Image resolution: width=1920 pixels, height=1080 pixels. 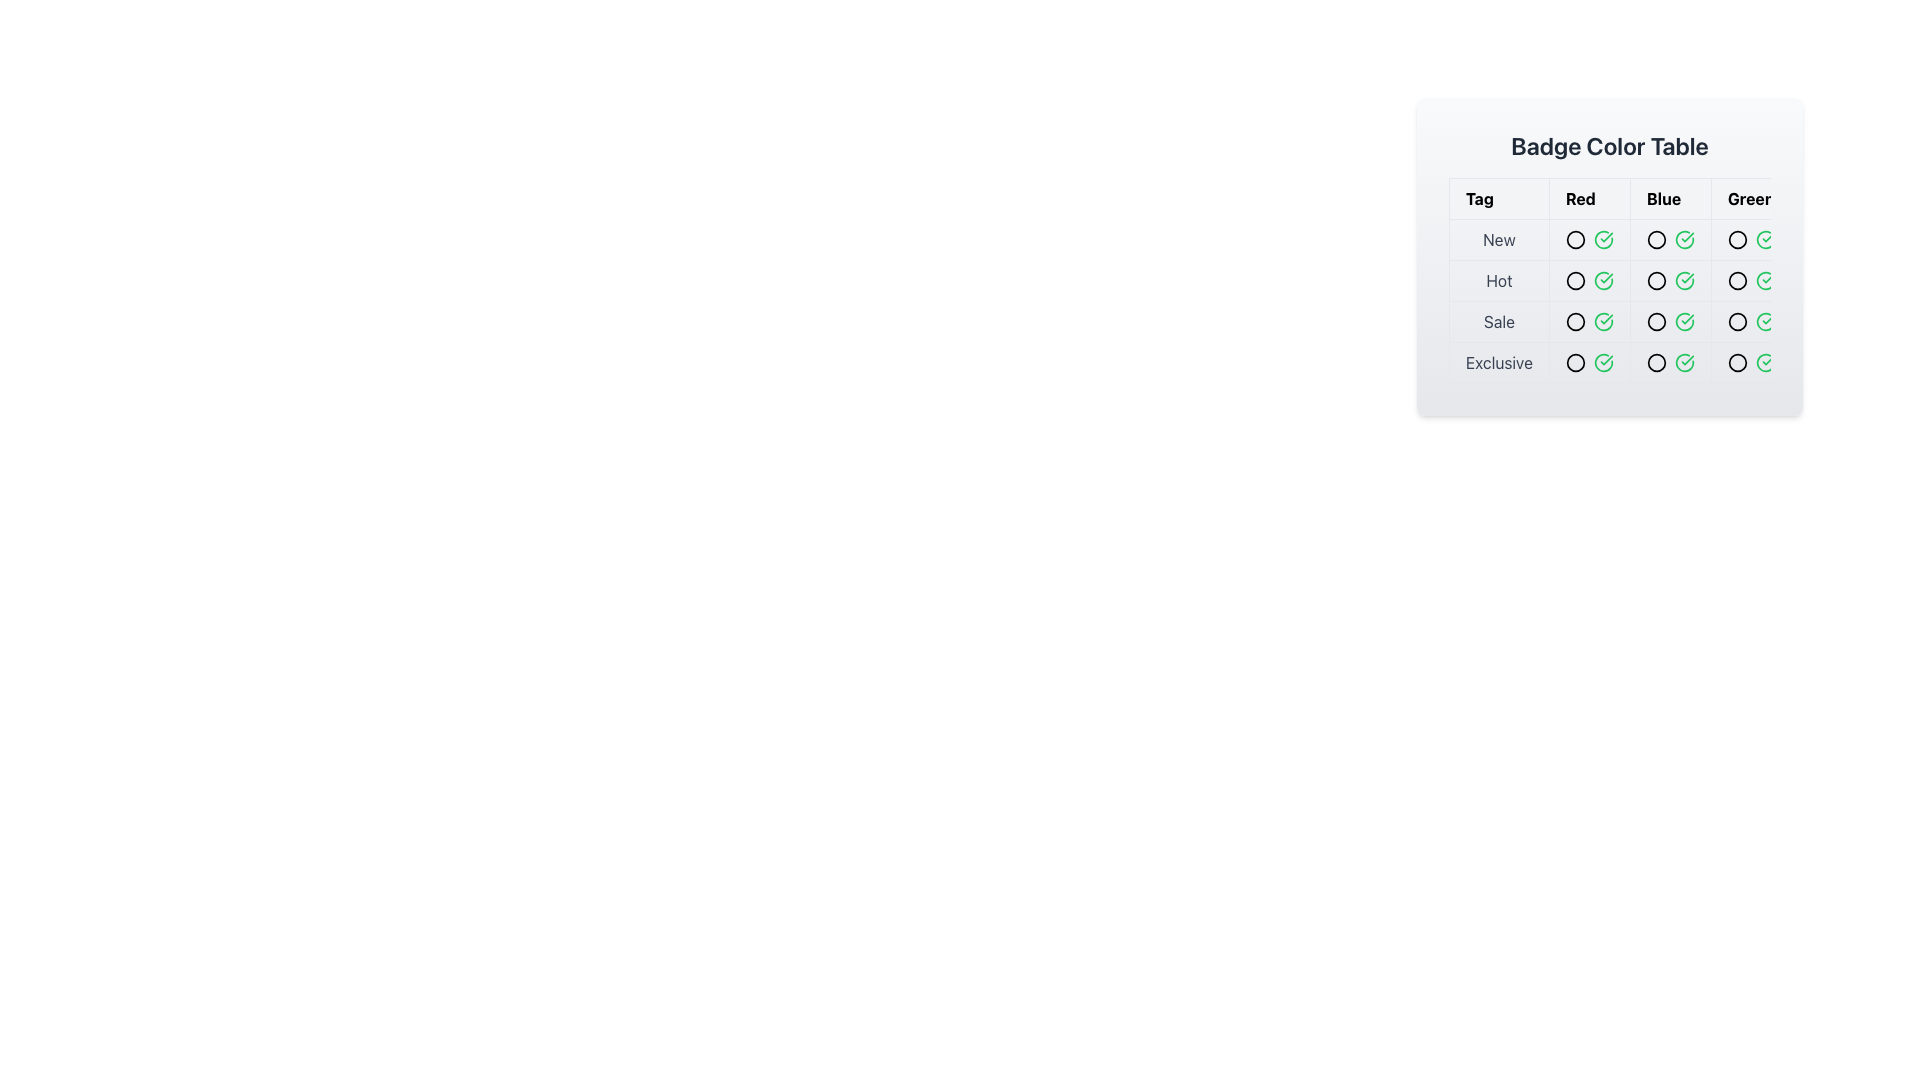 I want to click on the green-bordered circular graphical indicator located in the 'Badge Color Table' under the 'Green' column and 'Sale' row, so click(x=1736, y=320).